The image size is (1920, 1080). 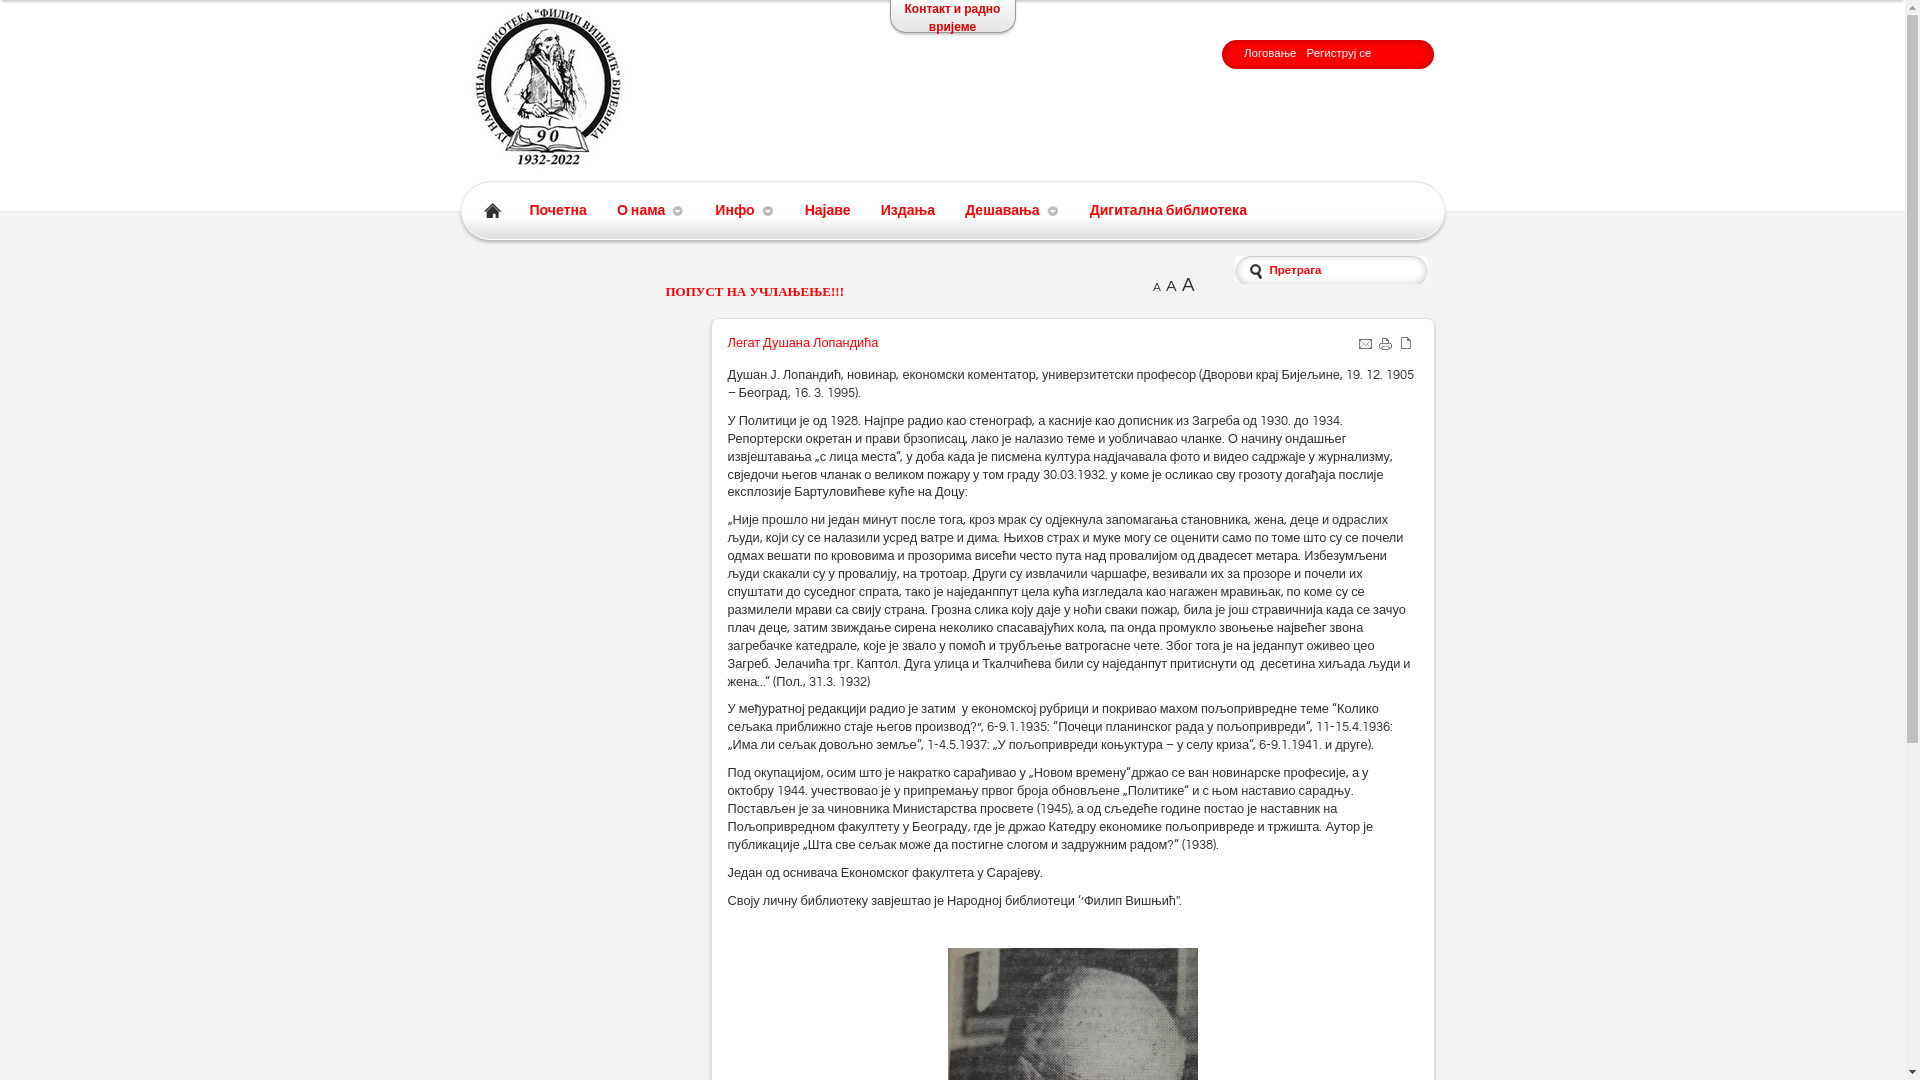 What do you see at coordinates (1188, 285) in the screenshot?
I see `'A'` at bounding box center [1188, 285].